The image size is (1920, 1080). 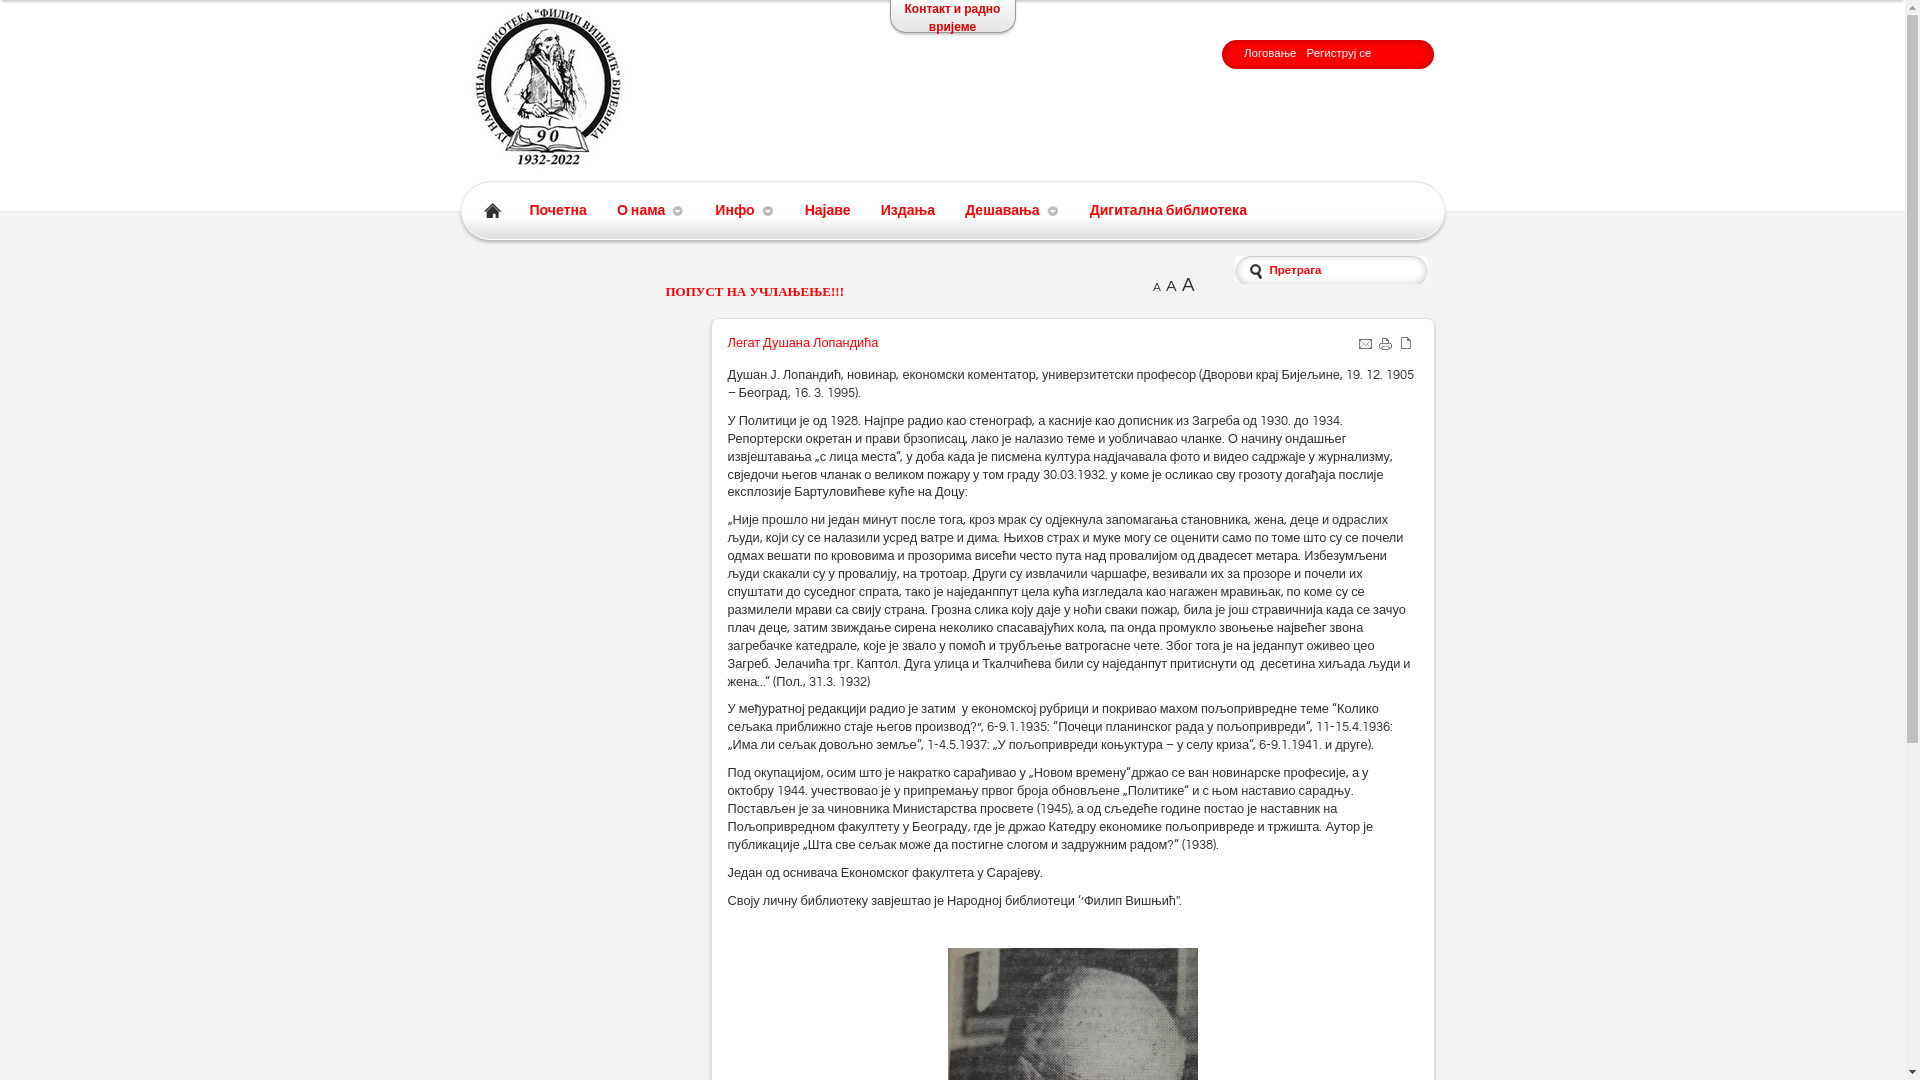 What do you see at coordinates (1188, 285) in the screenshot?
I see `'A'` at bounding box center [1188, 285].